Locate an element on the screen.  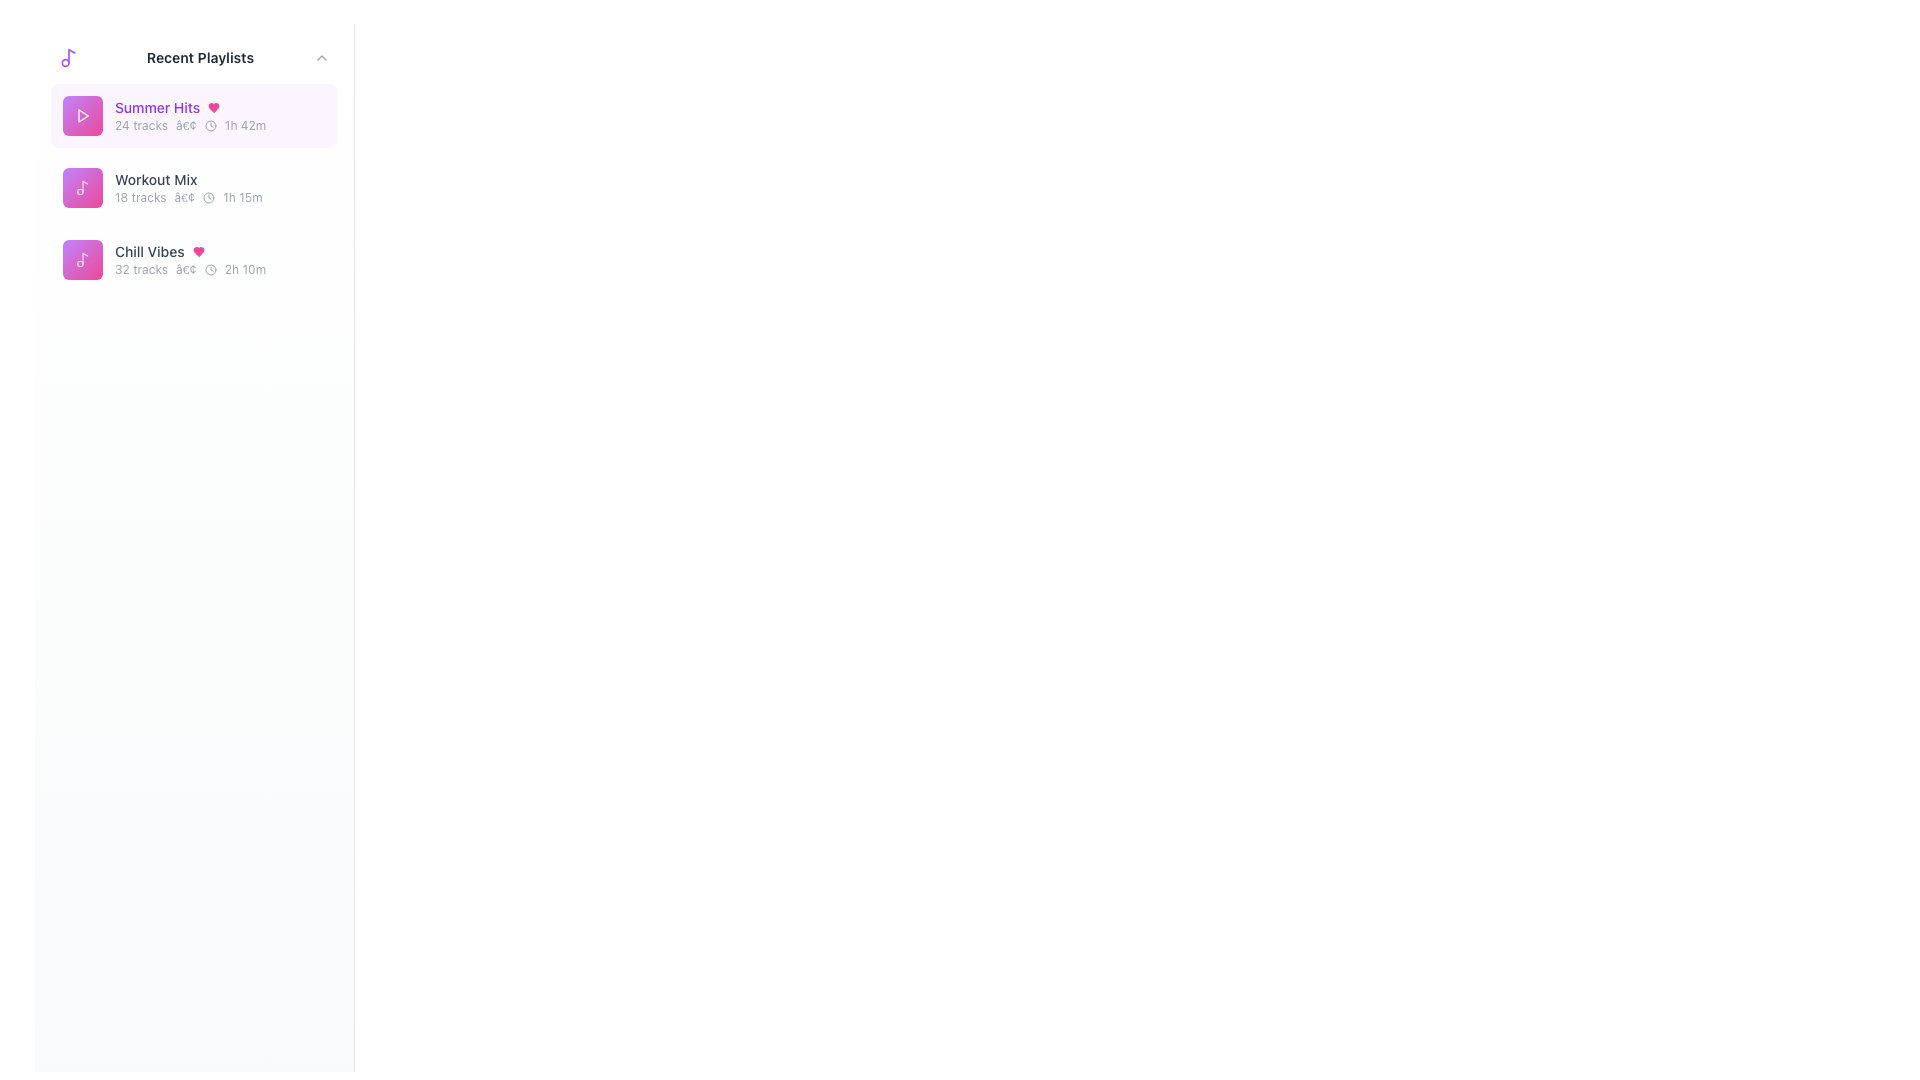
the 'play' icon, which is a triangle shape filled with a uniform color, located beside the 'Summer Hits' playlist entry in the music app interface is located at coordinates (82, 115).